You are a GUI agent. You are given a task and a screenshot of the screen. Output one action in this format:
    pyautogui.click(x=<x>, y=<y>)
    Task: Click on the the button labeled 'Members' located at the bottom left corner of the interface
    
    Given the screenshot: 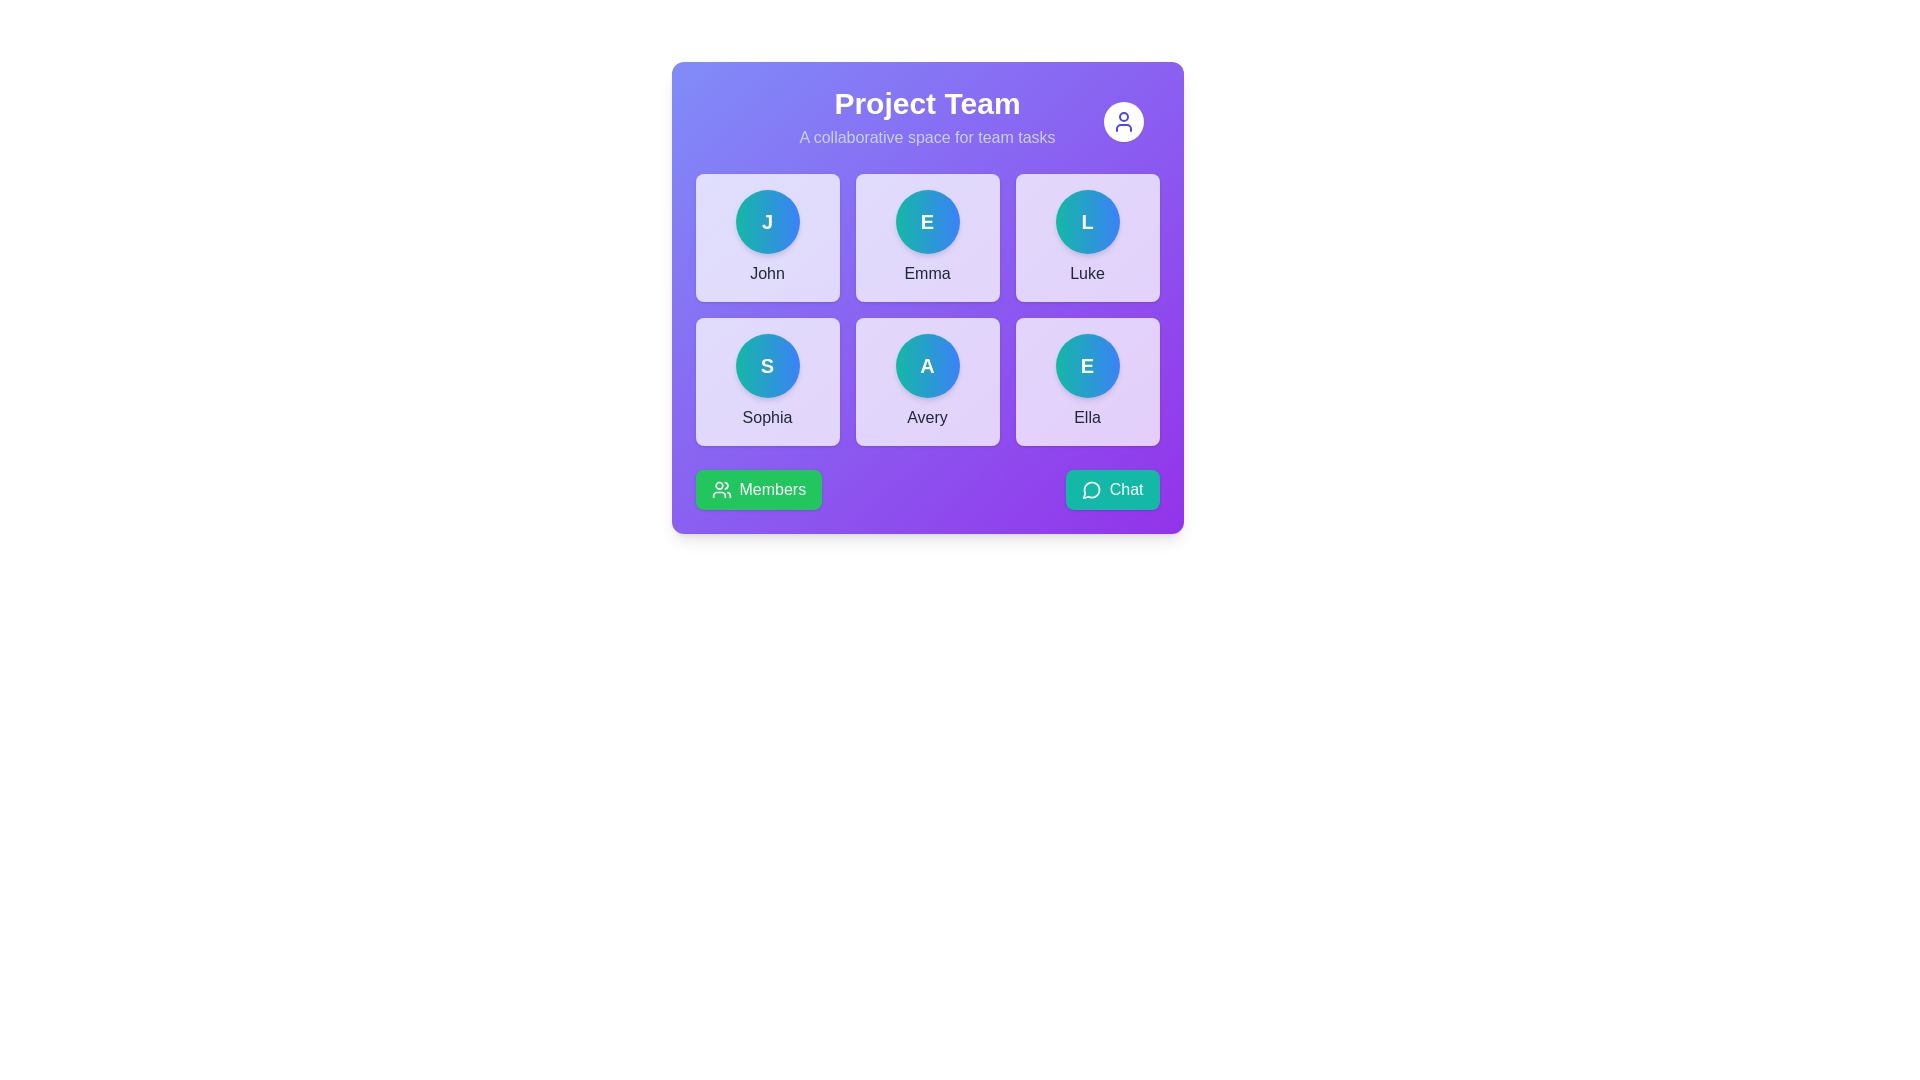 What is the action you would take?
    pyautogui.click(x=771, y=489)
    